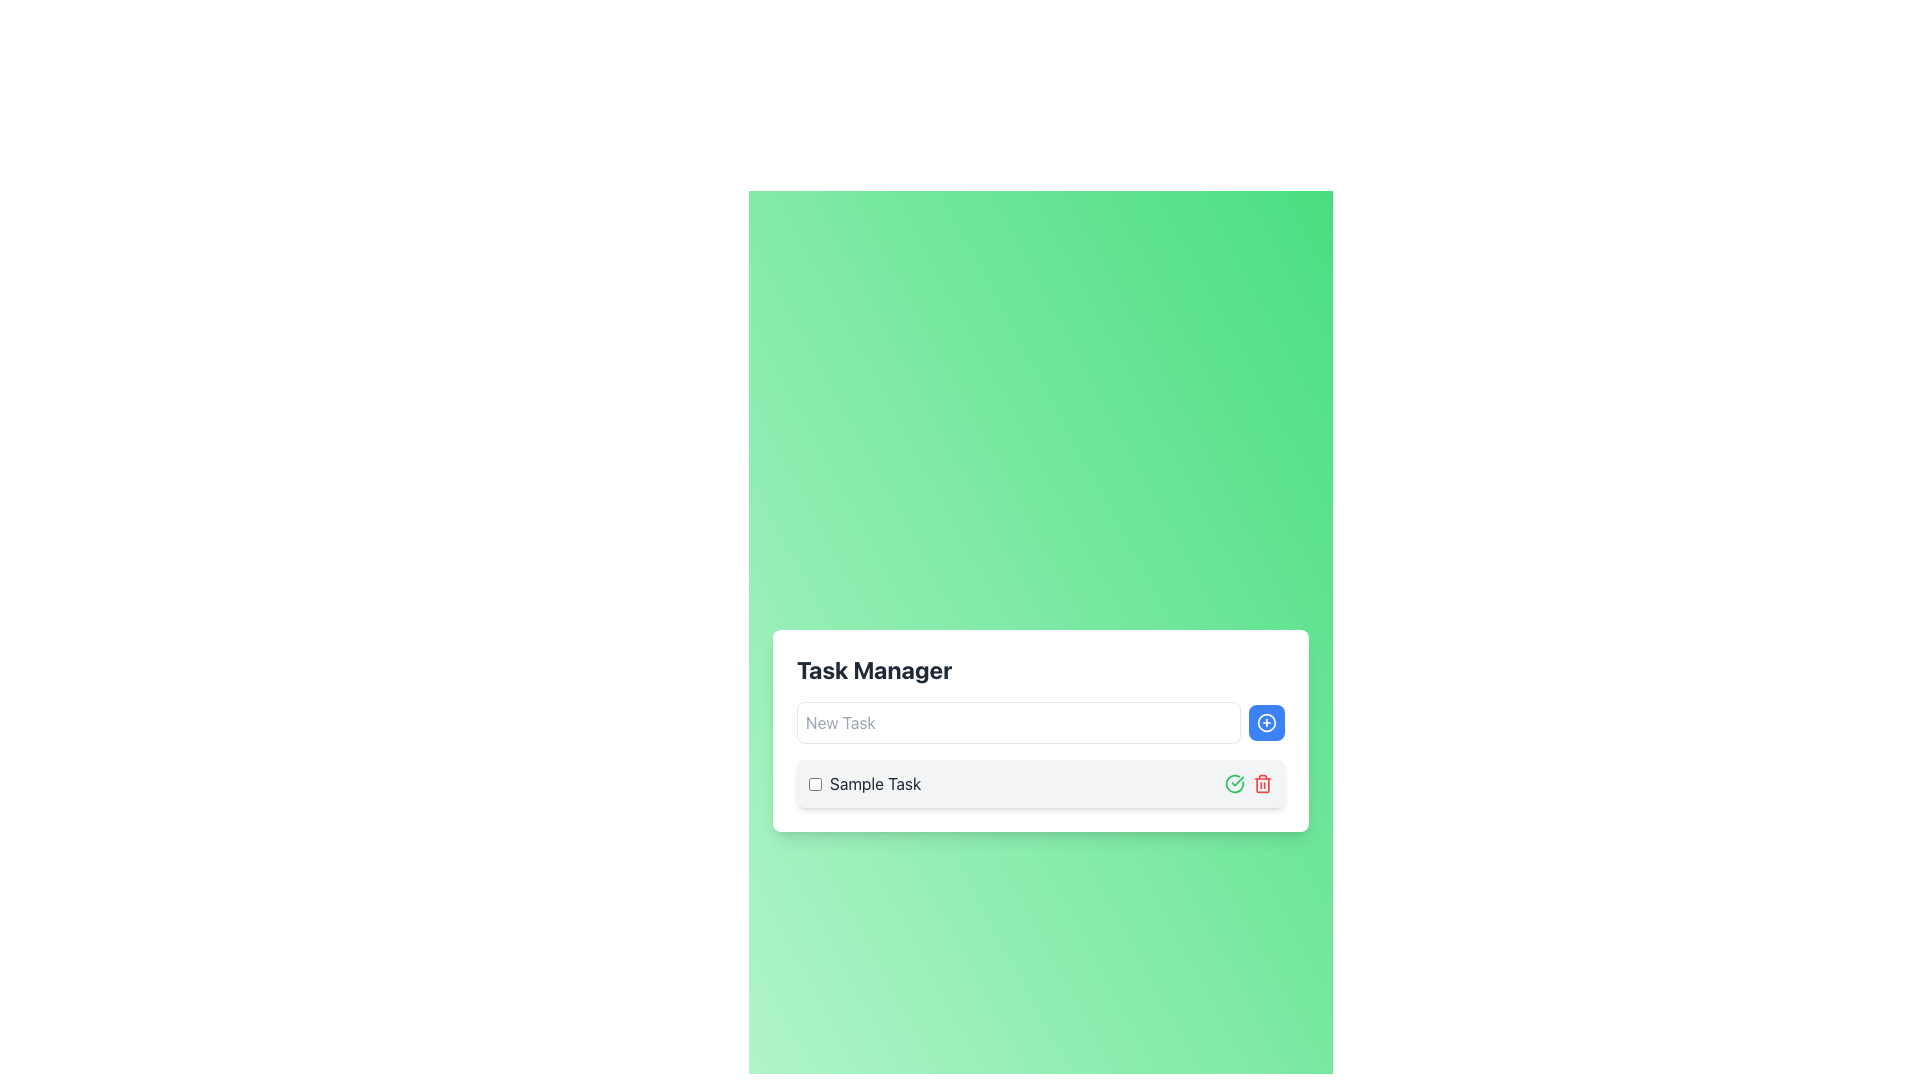  What do you see at coordinates (1266, 722) in the screenshot?
I see `the button used to add a new task, located to the right of the 'New Task' text input field` at bounding box center [1266, 722].